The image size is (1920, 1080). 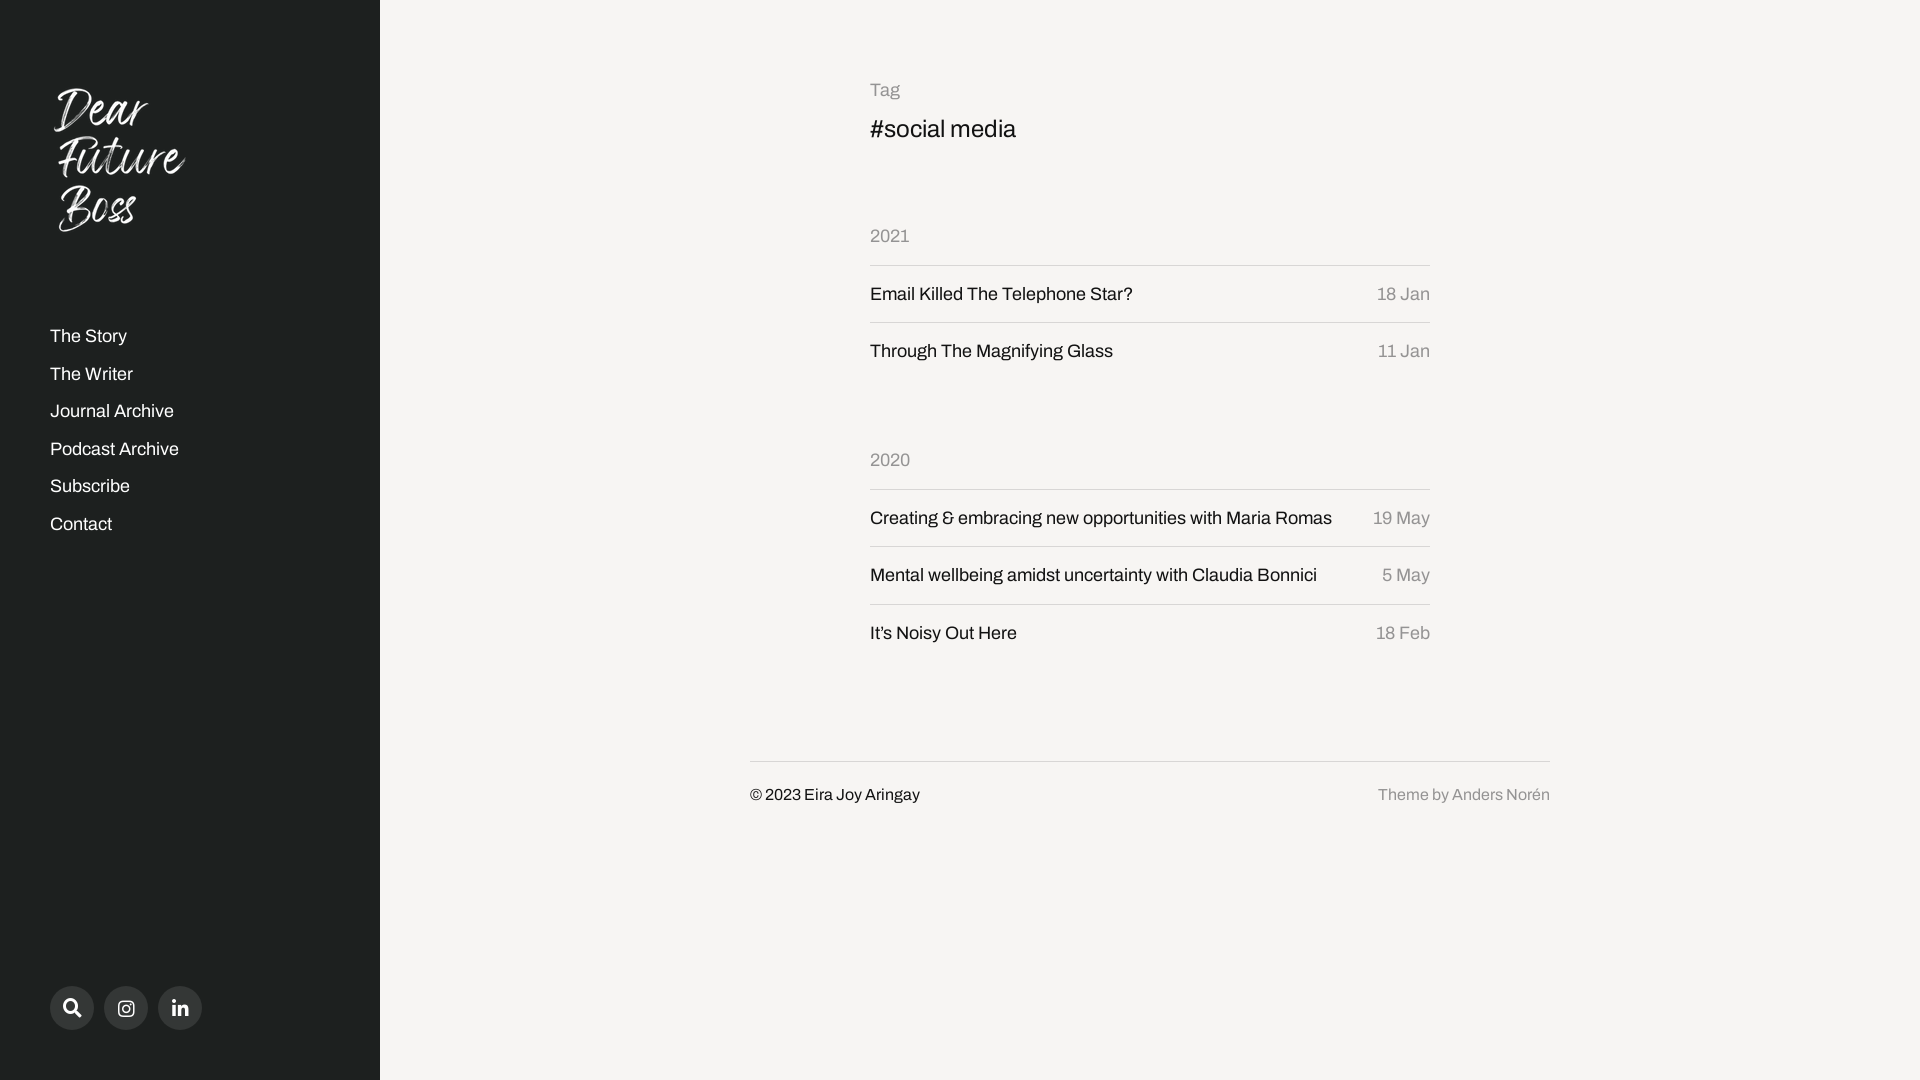 I want to click on '2020', so click(x=888, y=459).